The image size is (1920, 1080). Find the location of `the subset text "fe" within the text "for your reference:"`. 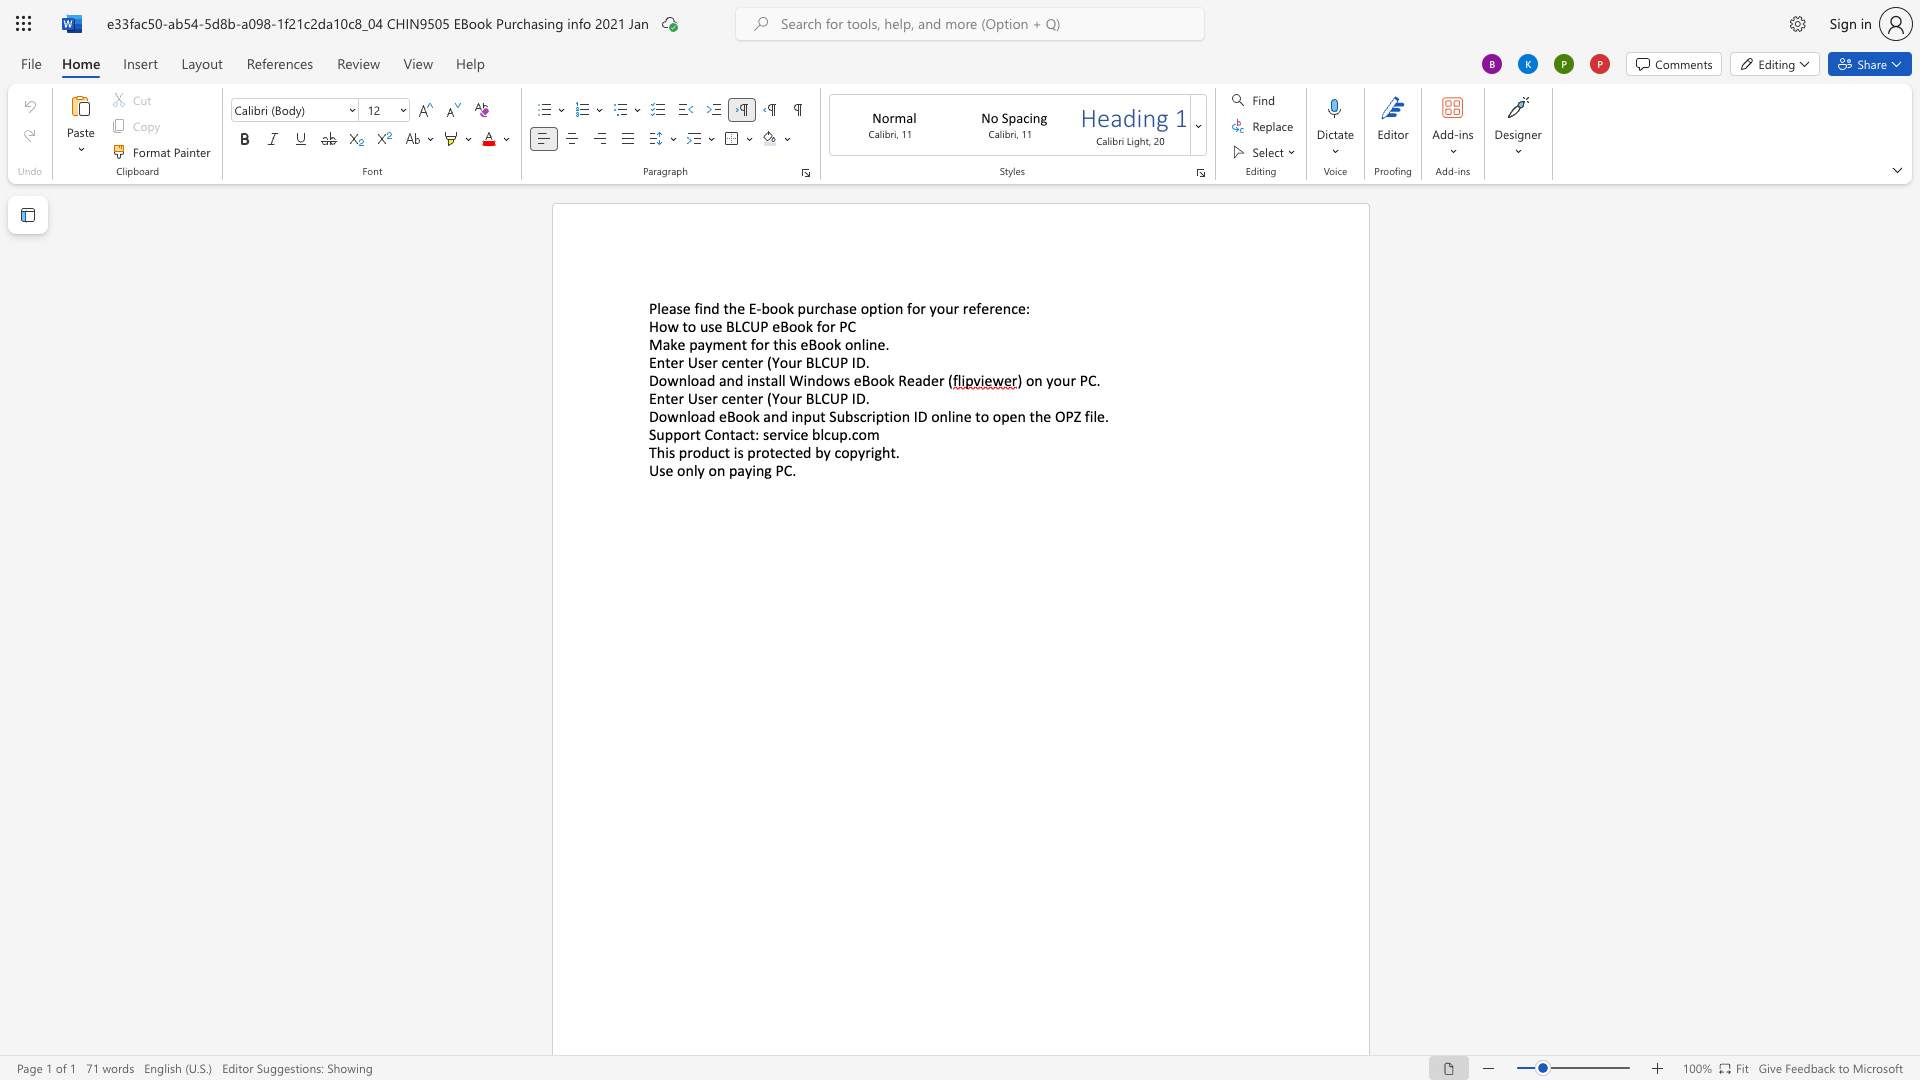

the subset text "fe" within the text "for your reference:" is located at coordinates (976, 308).